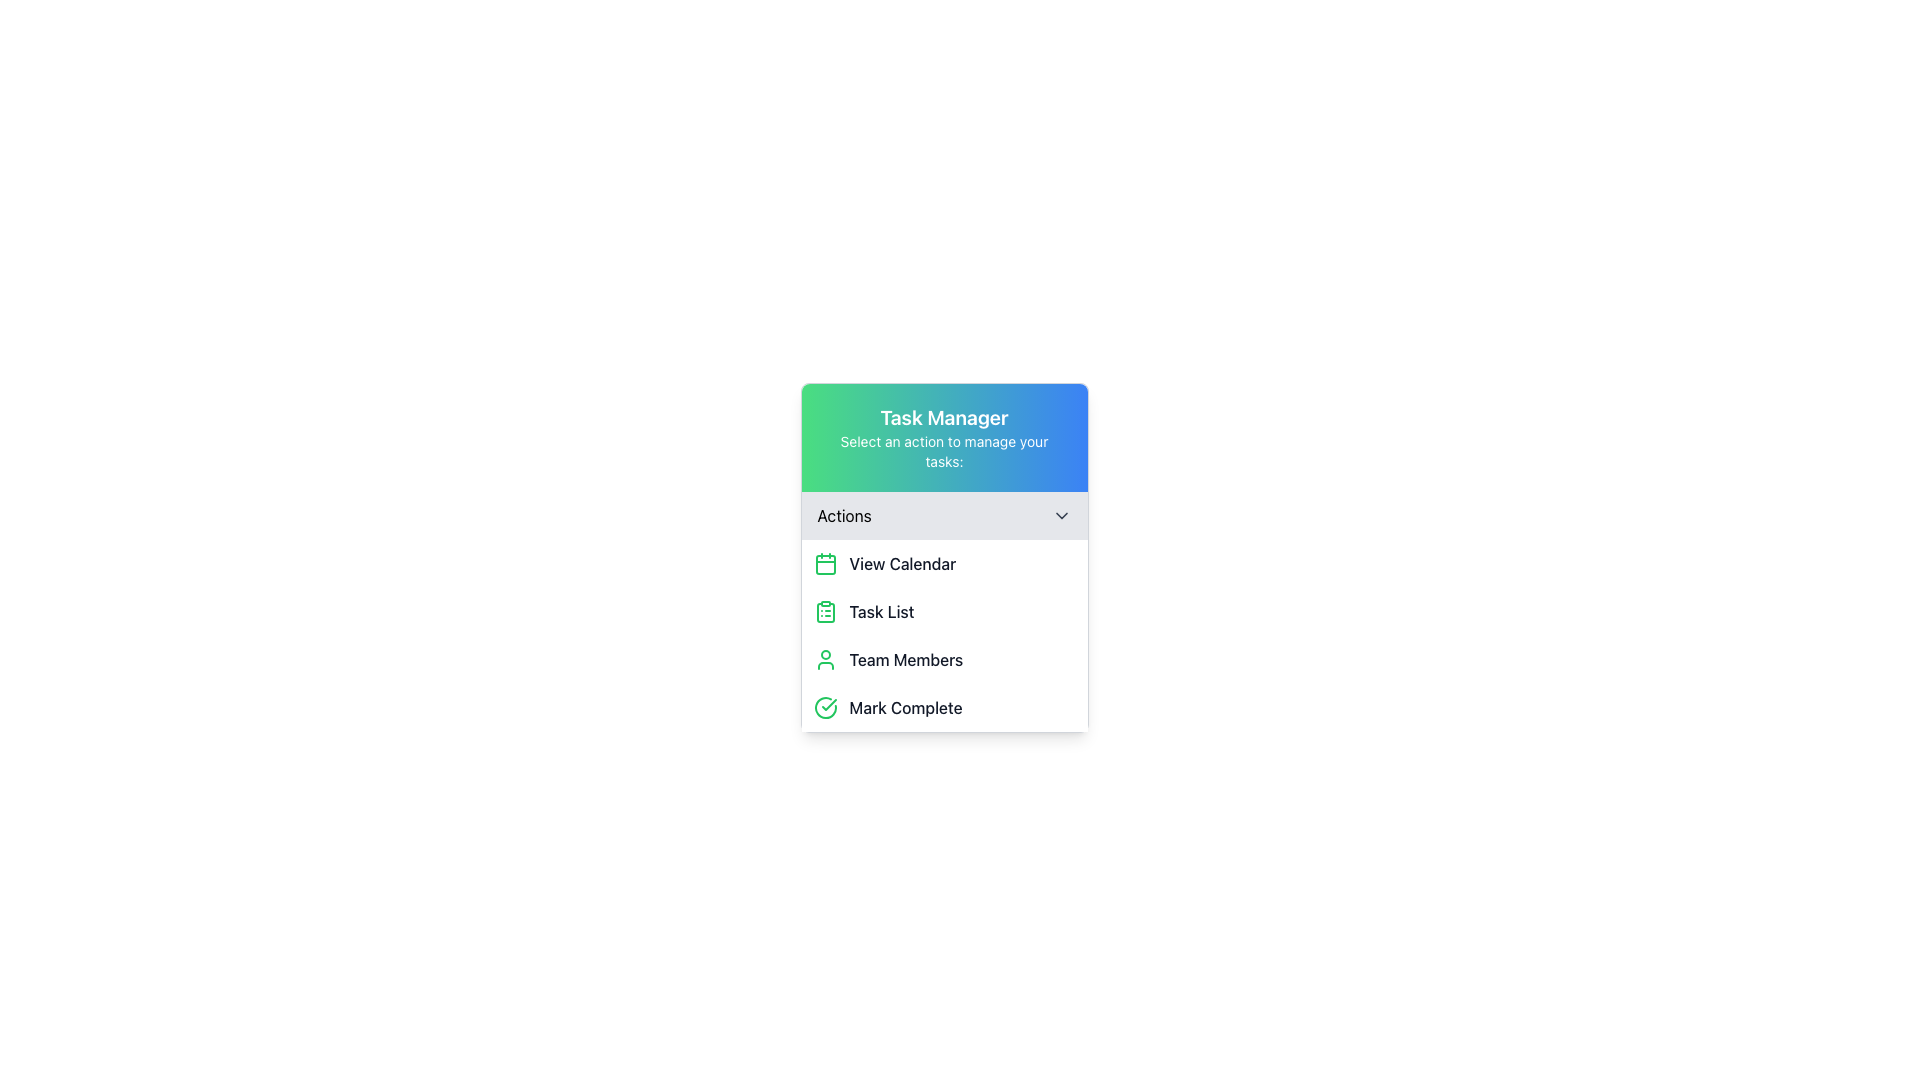 This screenshot has height=1080, width=1920. I want to click on the first clickable list item in the 'Task Manager' pop-up menu, which features a green calendar icon and the text 'View Calendar', so click(943, 563).